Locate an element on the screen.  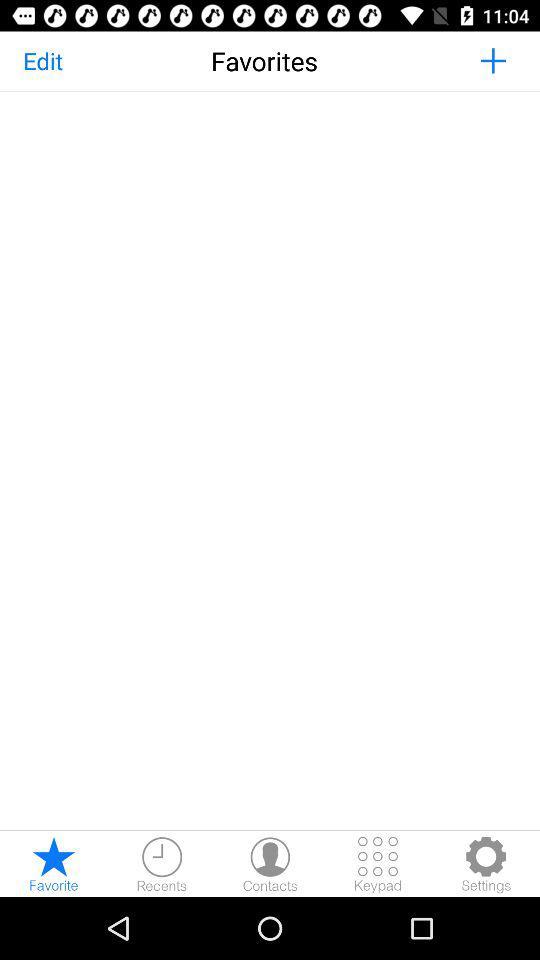
the settings icon is located at coordinates (485, 863).